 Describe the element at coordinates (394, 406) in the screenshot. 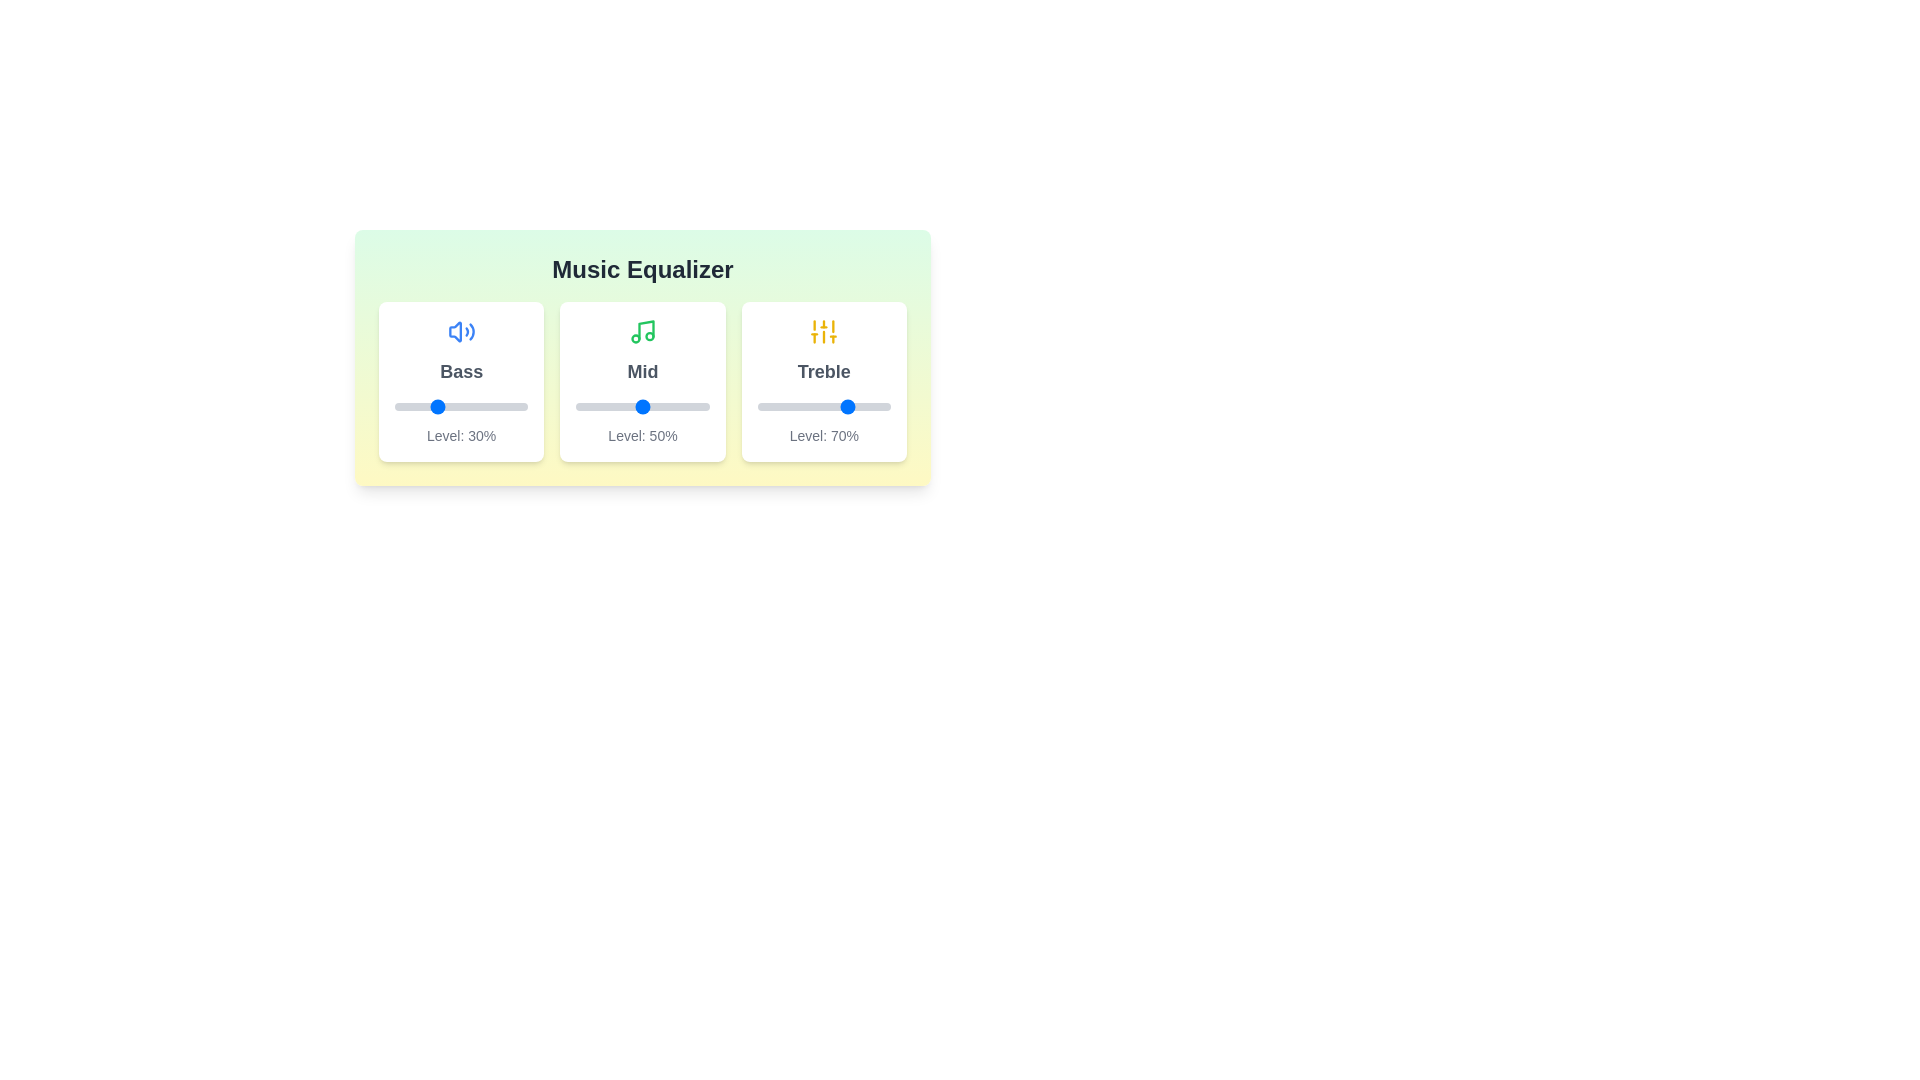

I see `the bass slider to 0%` at that location.